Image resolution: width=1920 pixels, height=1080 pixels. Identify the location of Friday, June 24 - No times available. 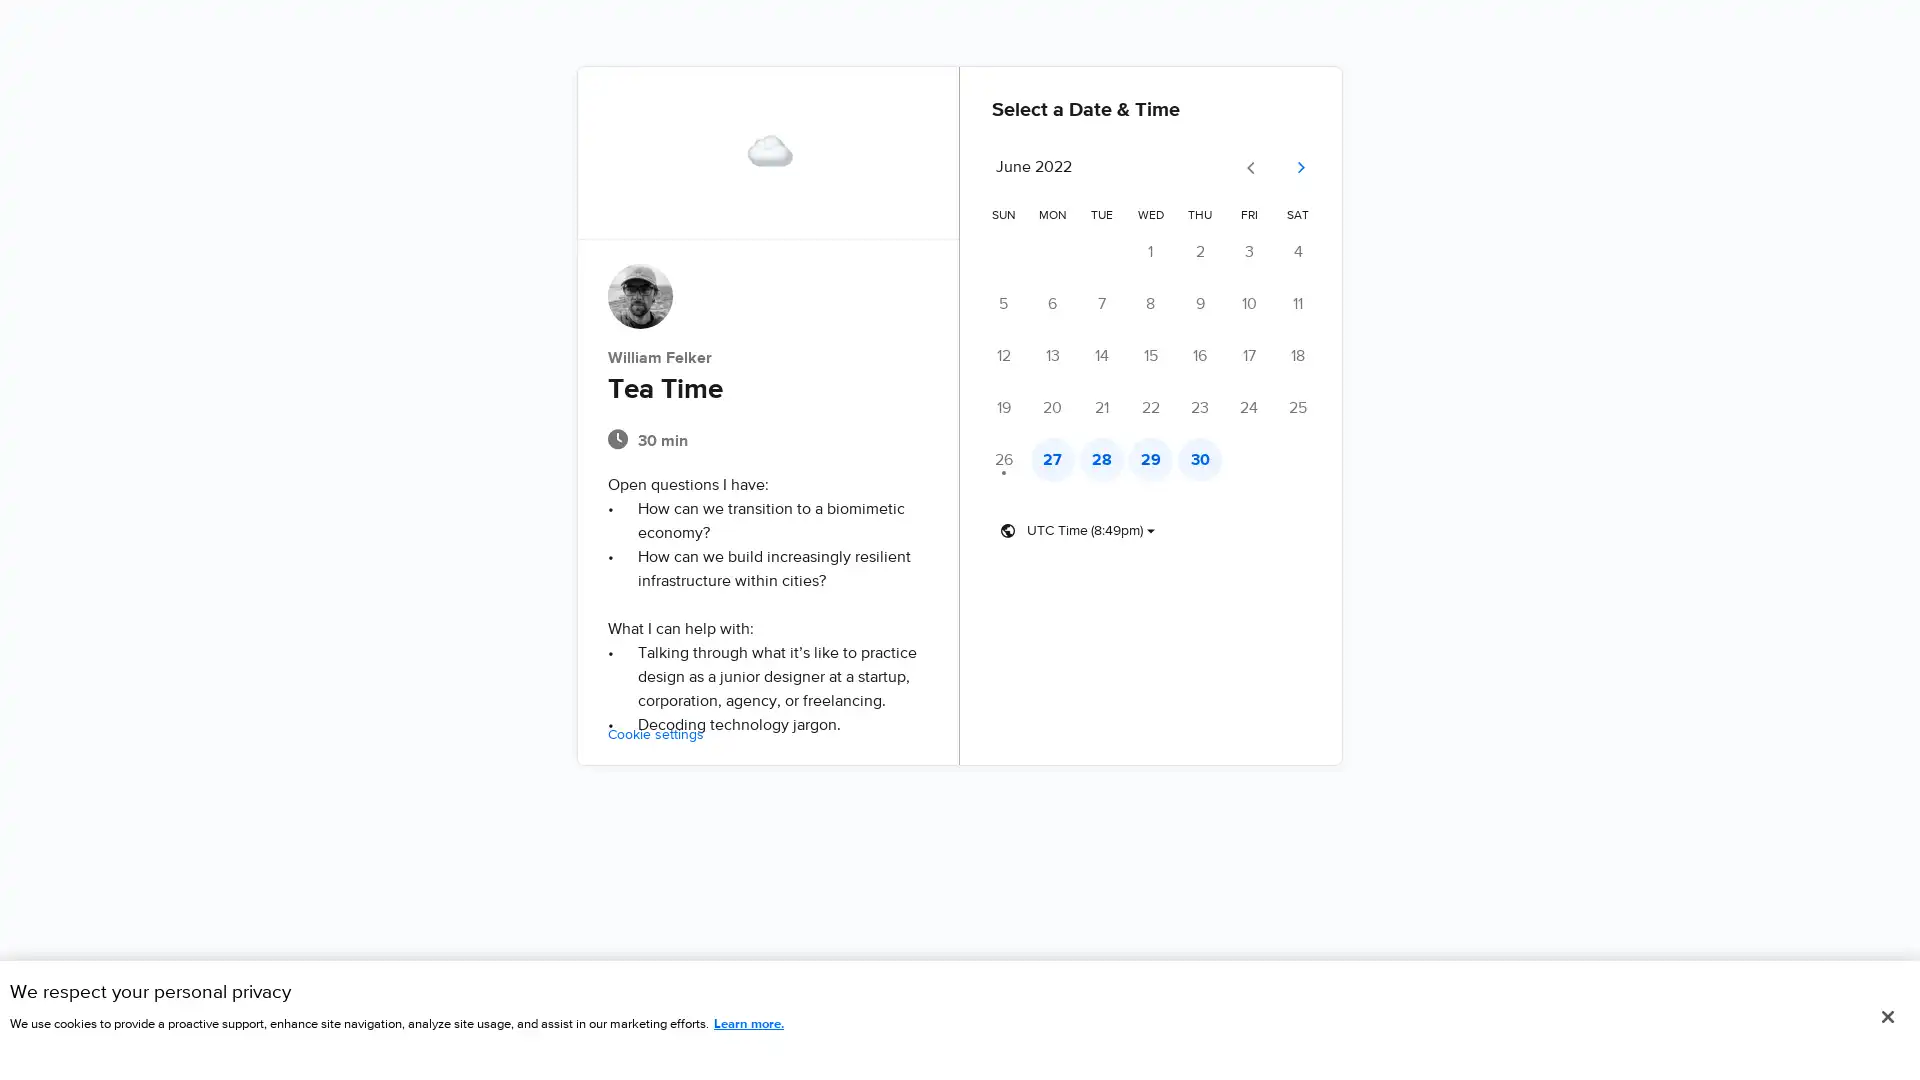
(1261, 407).